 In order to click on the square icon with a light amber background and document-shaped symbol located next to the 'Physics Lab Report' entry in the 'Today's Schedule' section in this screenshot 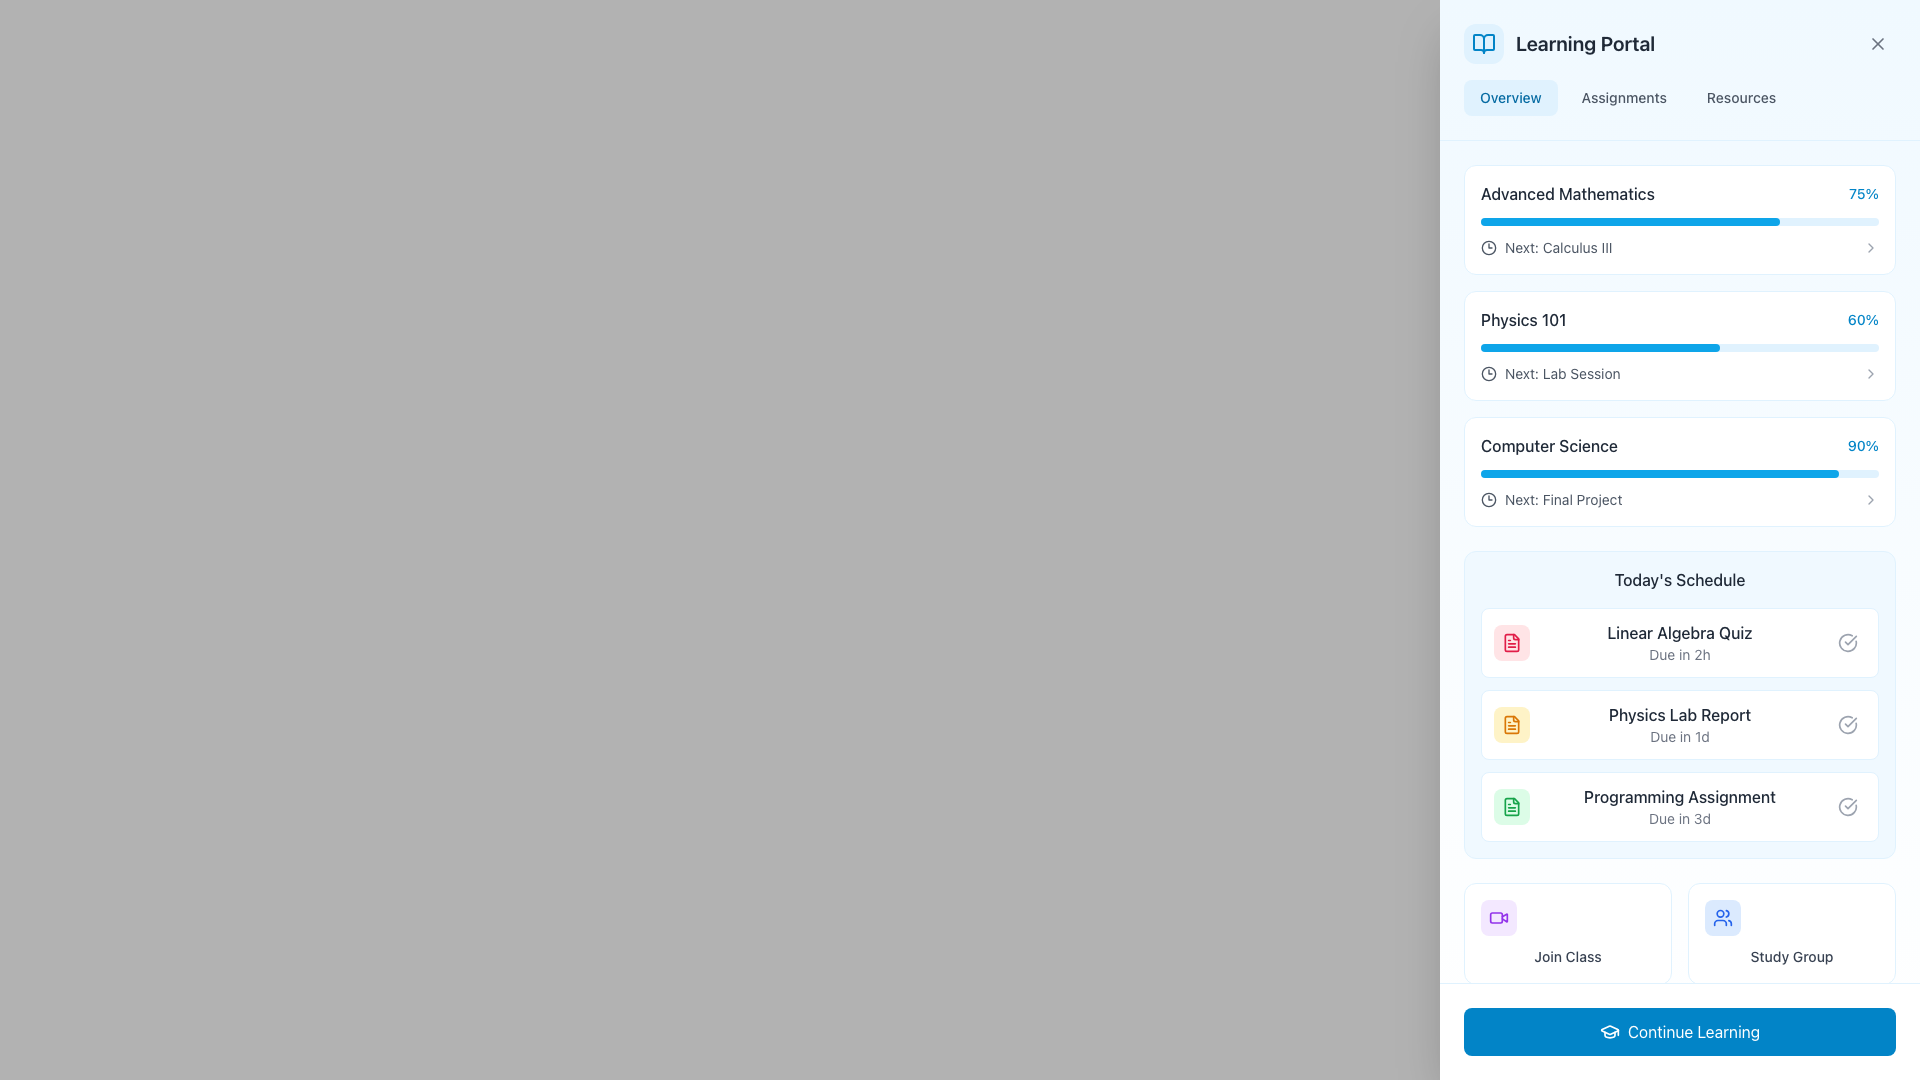, I will do `click(1512, 725)`.